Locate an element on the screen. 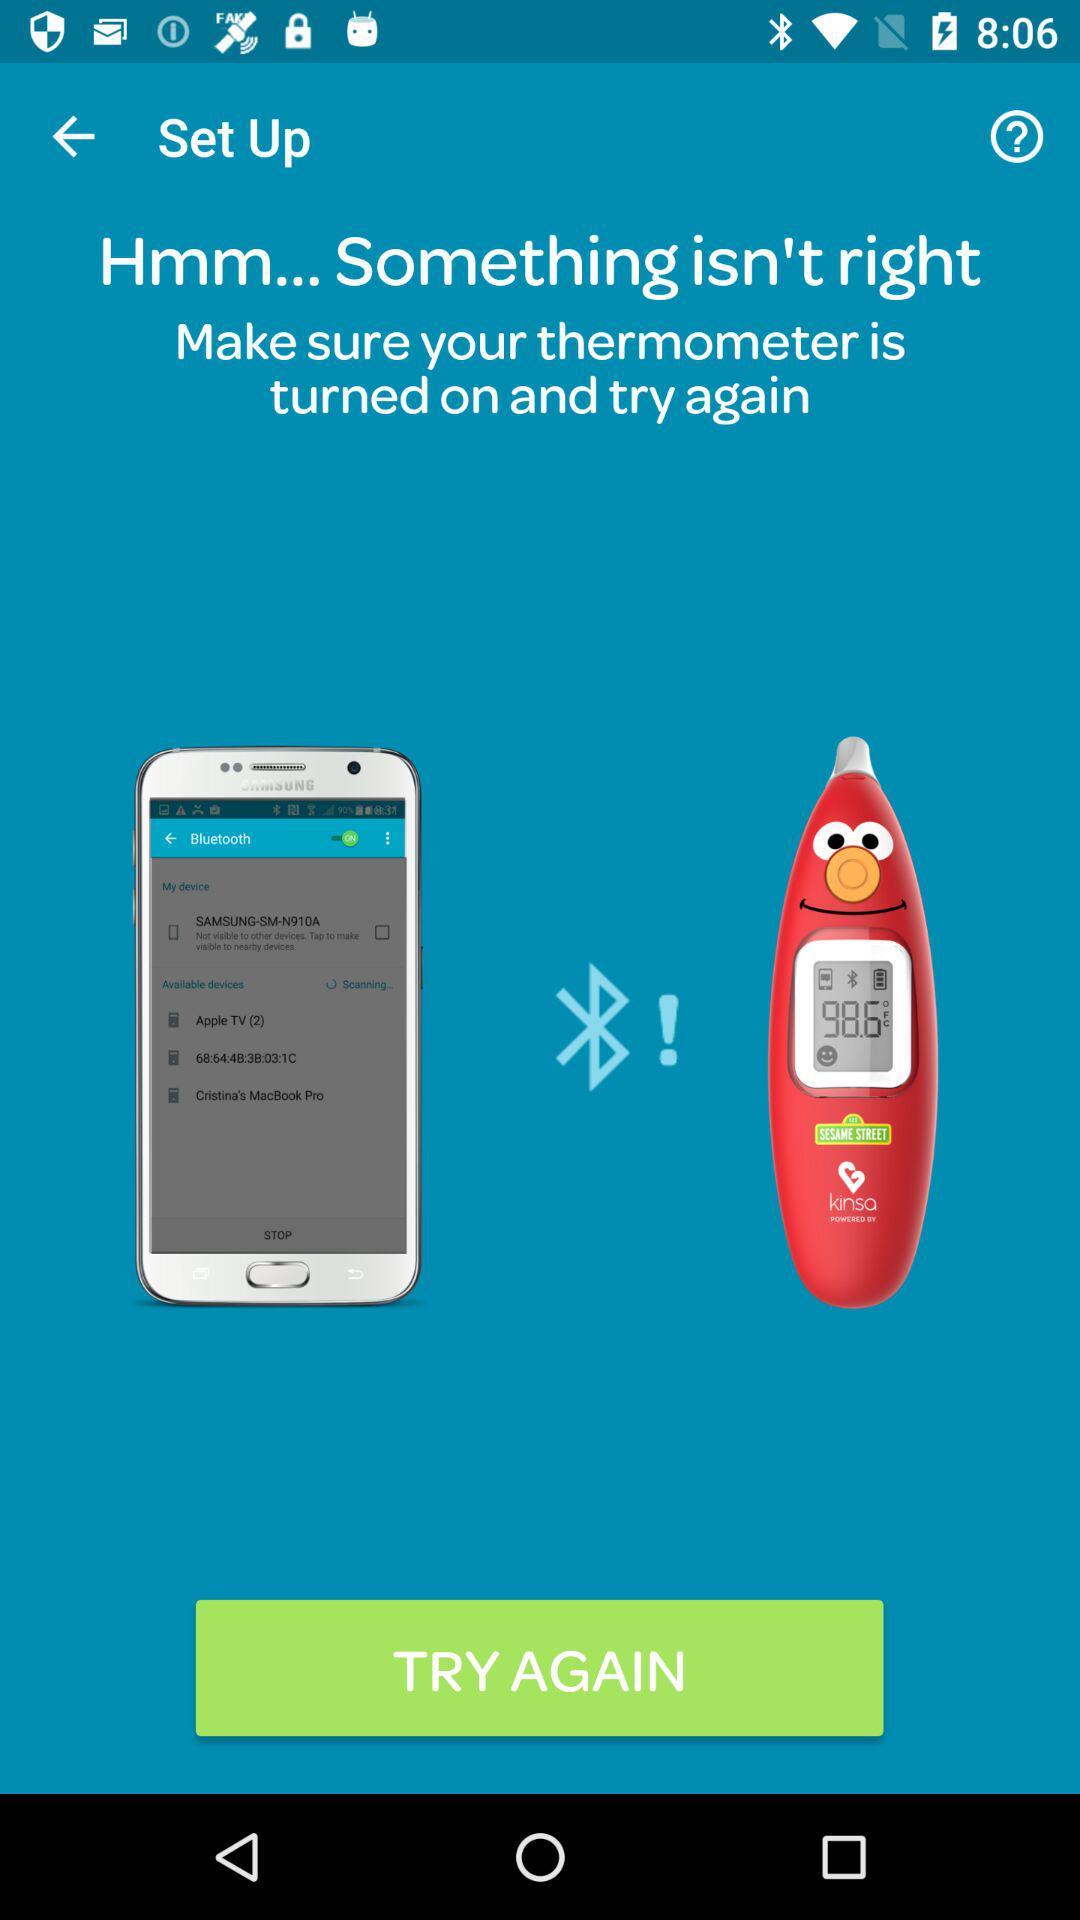  the icon to the left of set up item is located at coordinates (72, 135).